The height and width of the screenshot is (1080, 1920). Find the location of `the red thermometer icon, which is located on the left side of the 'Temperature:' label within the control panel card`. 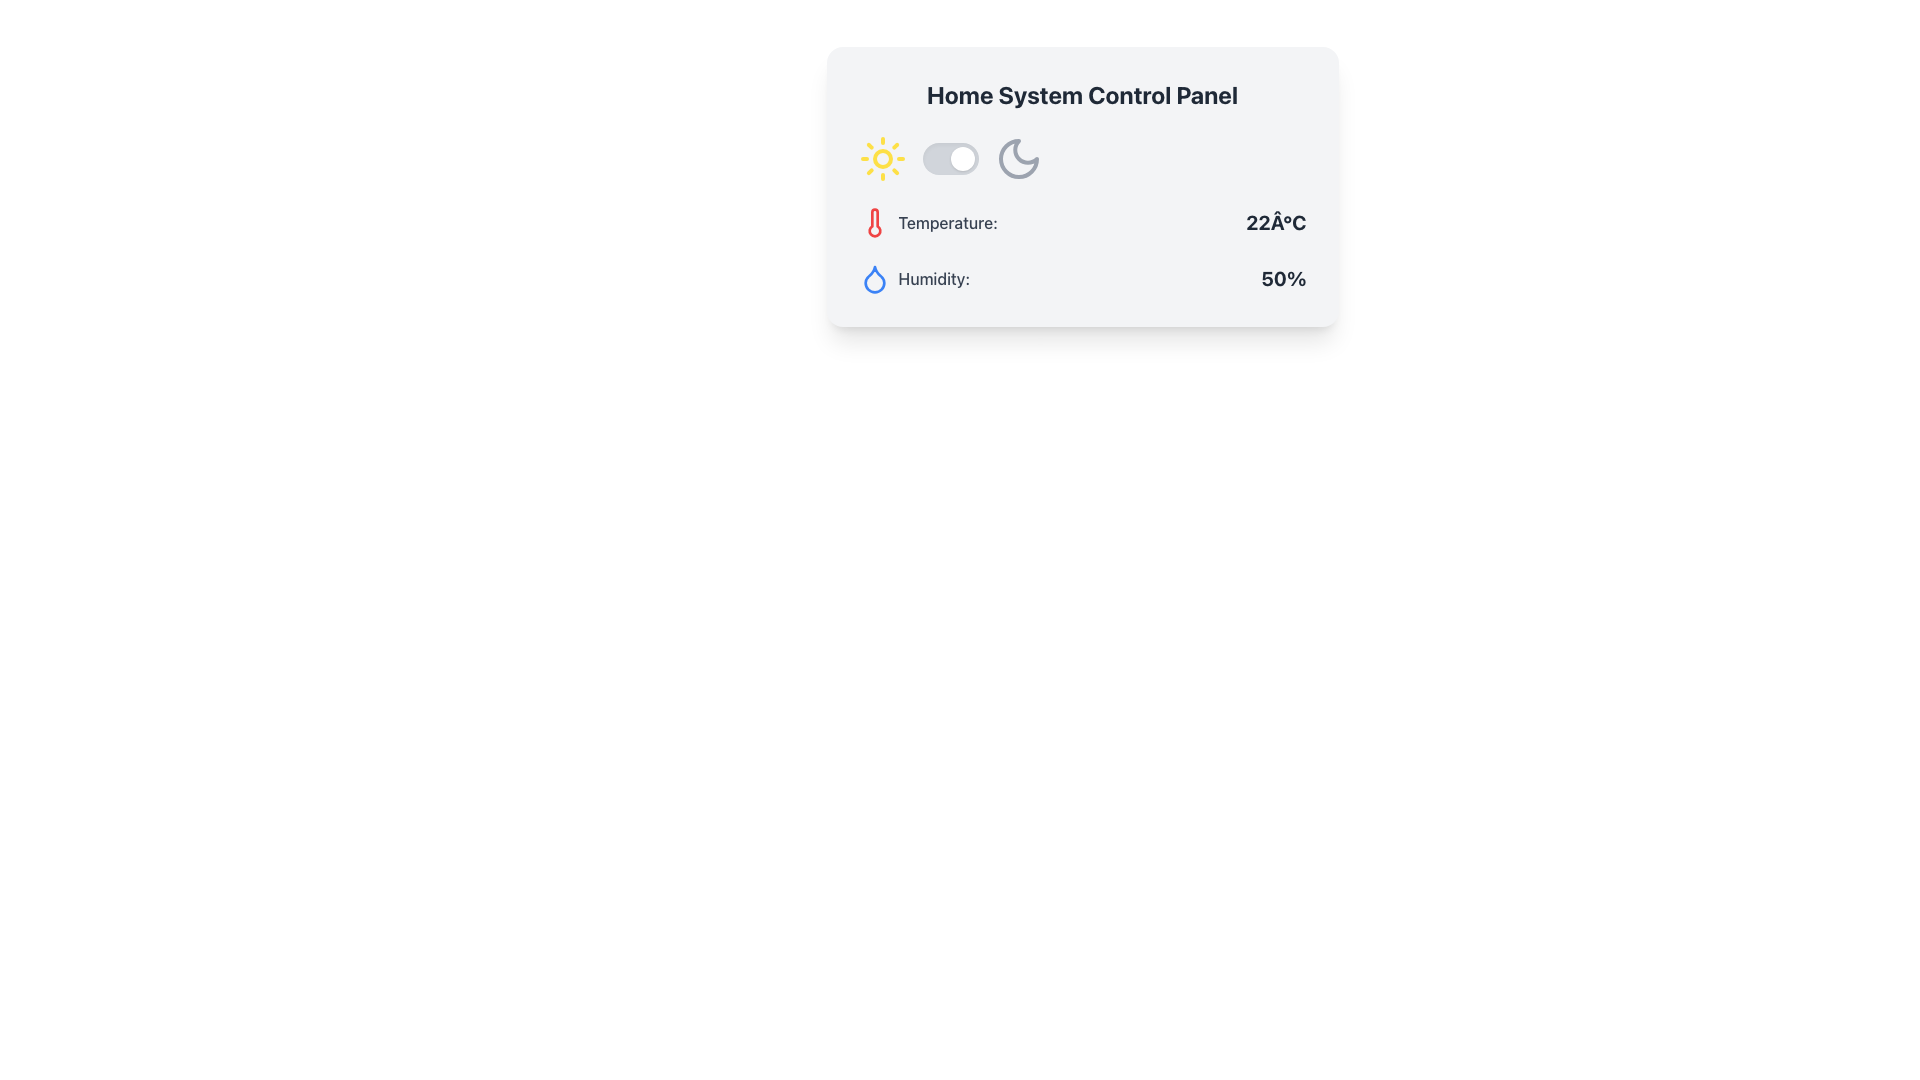

the red thermometer icon, which is located on the left side of the 'Temperature:' label within the control panel card is located at coordinates (874, 223).